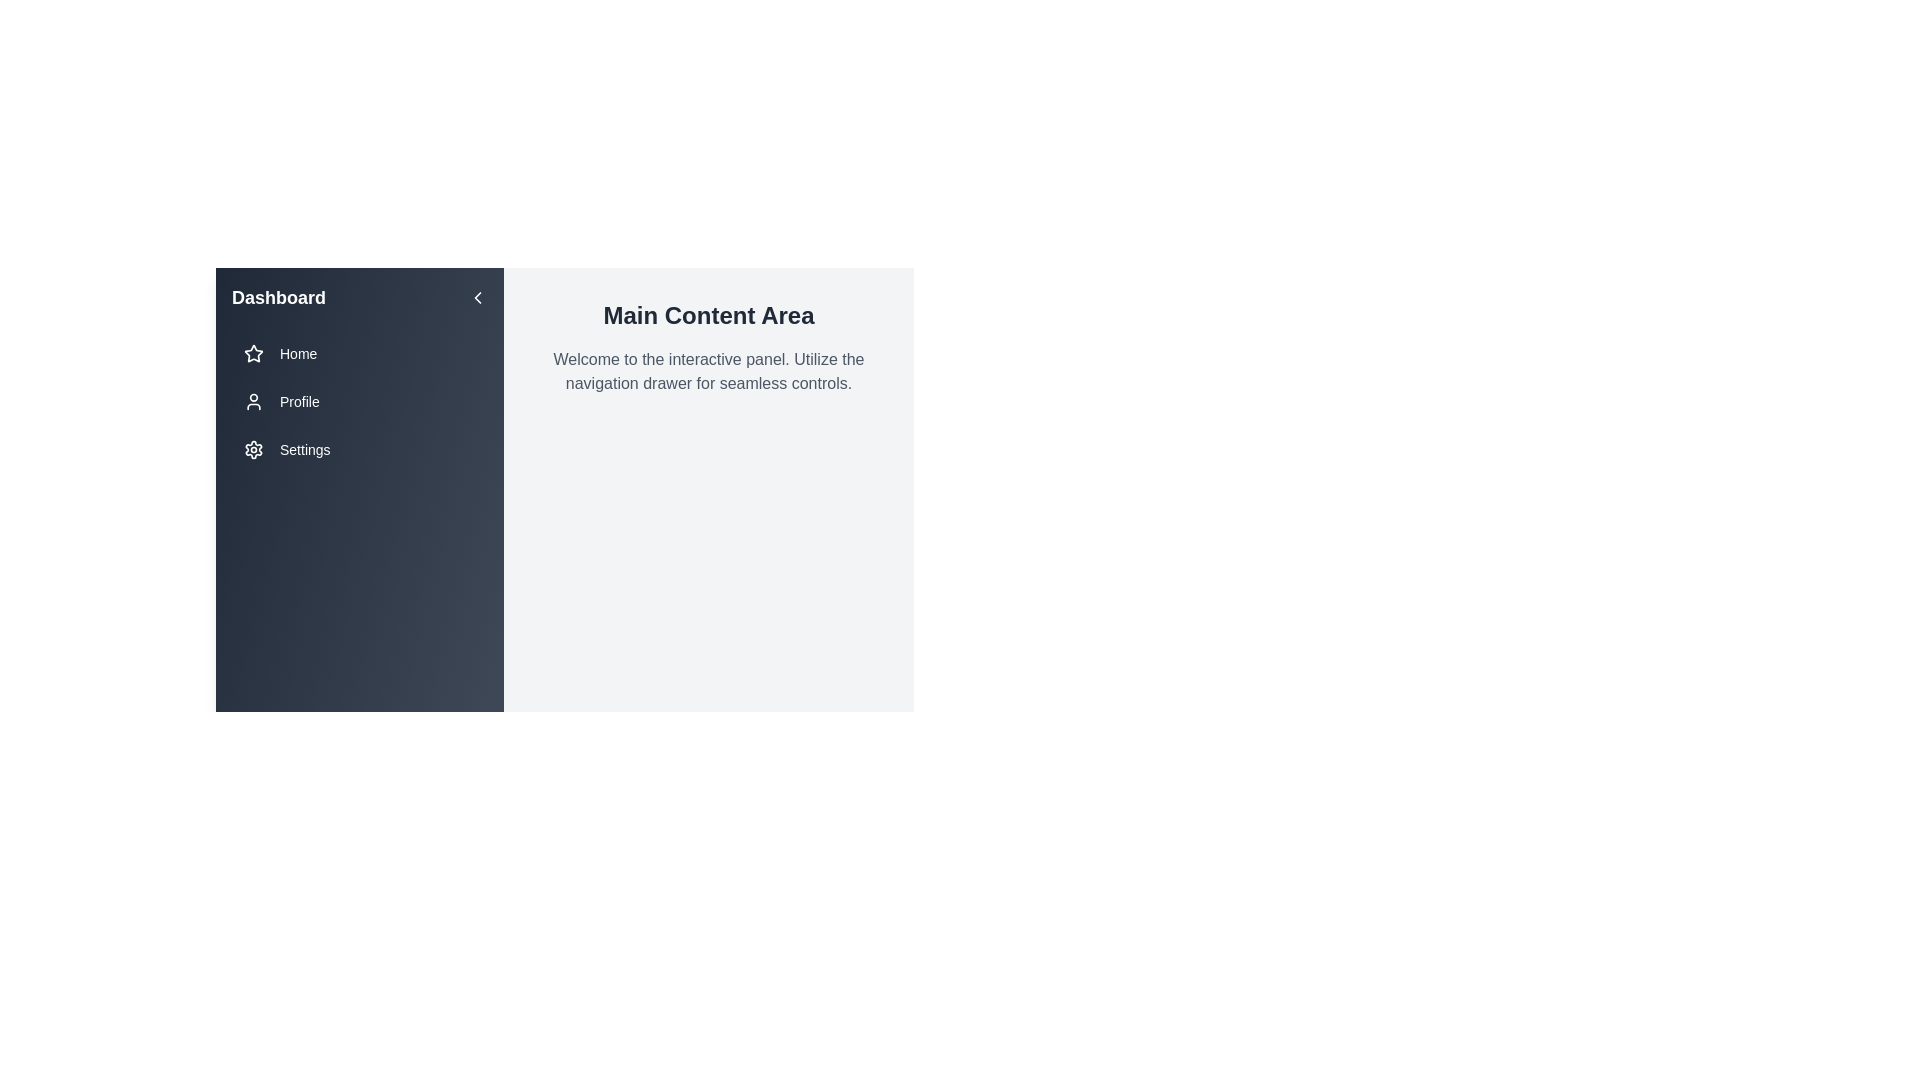 The width and height of the screenshot is (1920, 1080). I want to click on the 'Home' icon located in the left-side navigation menu, which is the first icon in the list and enhances navigational clarity, so click(253, 353).